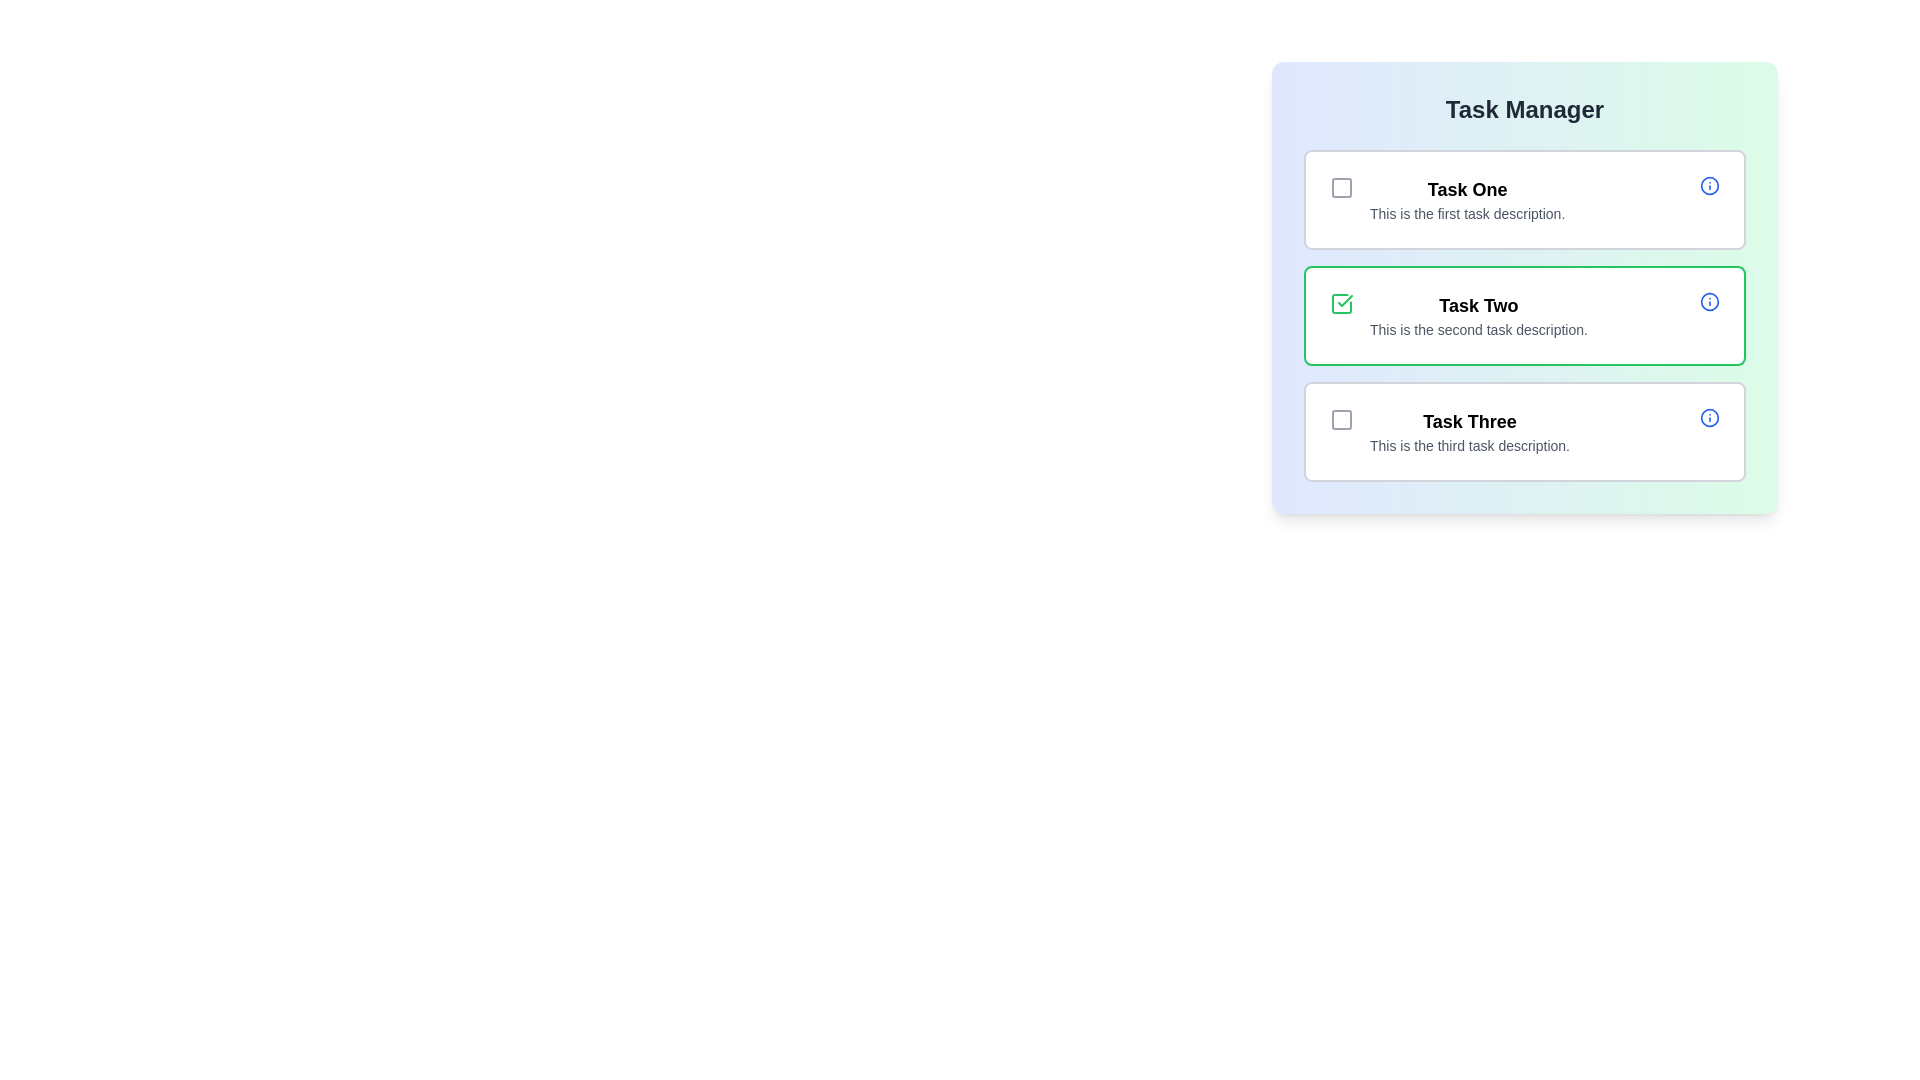 Image resolution: width=1920 pixels, height=1080 pixels. Describe the element at coordinates (1478, 315) in the screenshot. I see `the text block containing the title 'Task Two' and description 'This is the second task description', which is visually highlighted with a green border and located in the 'Task Manager' box` at that location.